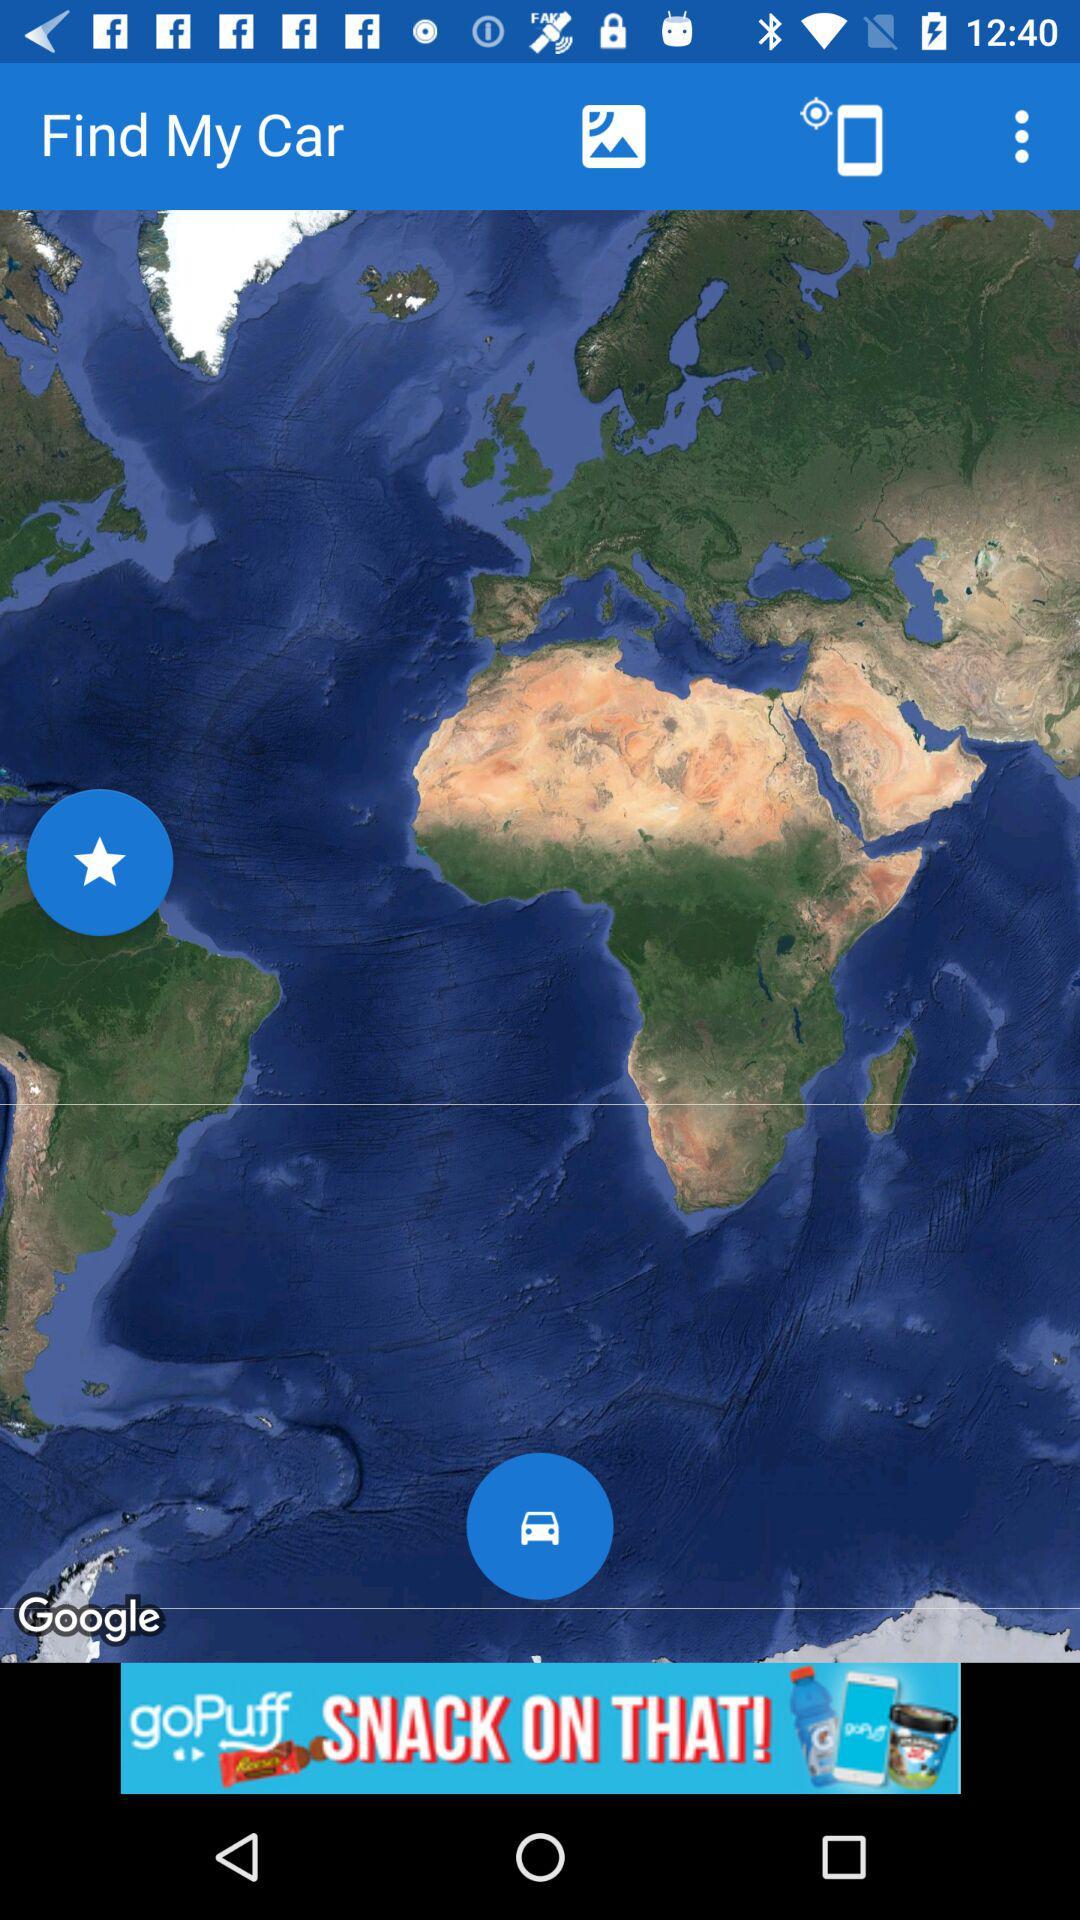 The height and width of the screenshot is (1920, 1080). What do you see at coordinates (540, 1727) in the screenshot?
I see `banner advertisement` at bounding box center [540, 1727].